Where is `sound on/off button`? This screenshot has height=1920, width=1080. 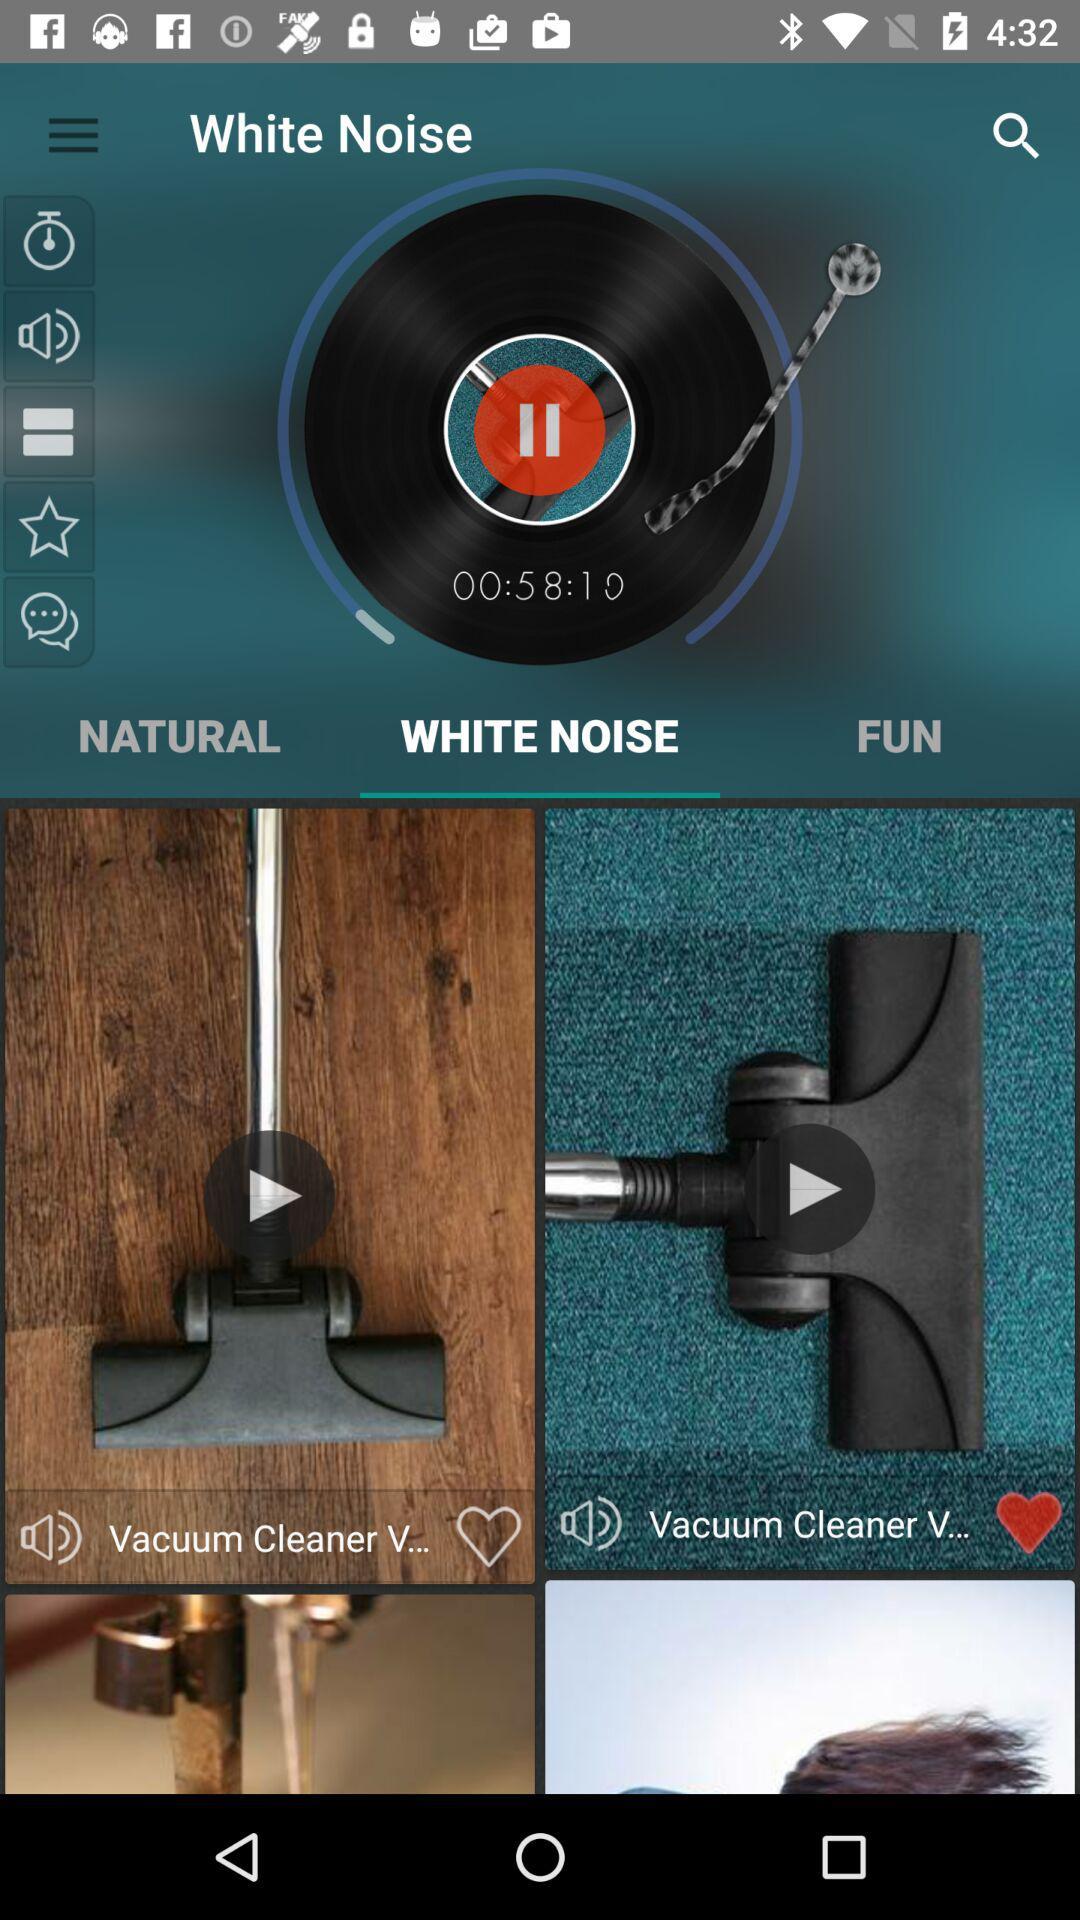 sound on/off button is located at coordinates (48, 336).